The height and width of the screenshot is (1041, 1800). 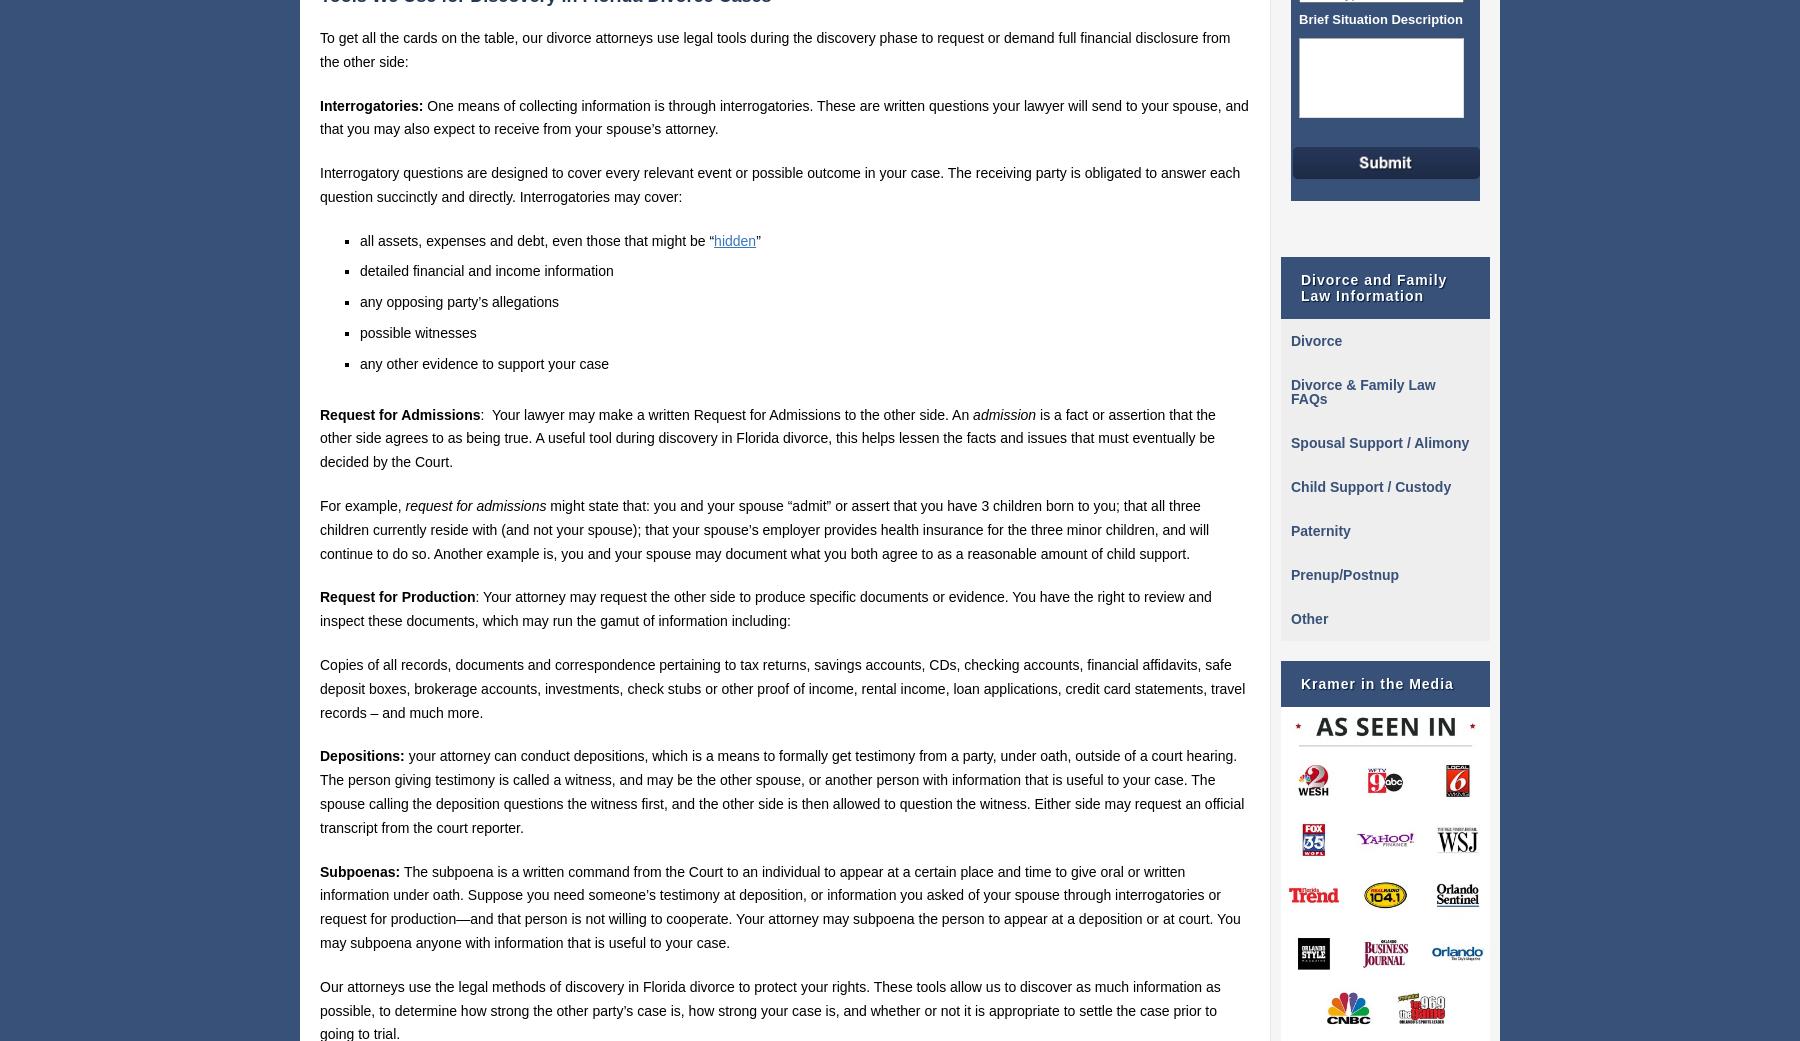 What do you see at coordinates (1344, 575) in the screenshot?
I see `'Prenup/Postnup'` at bounding box center [1344, 575].